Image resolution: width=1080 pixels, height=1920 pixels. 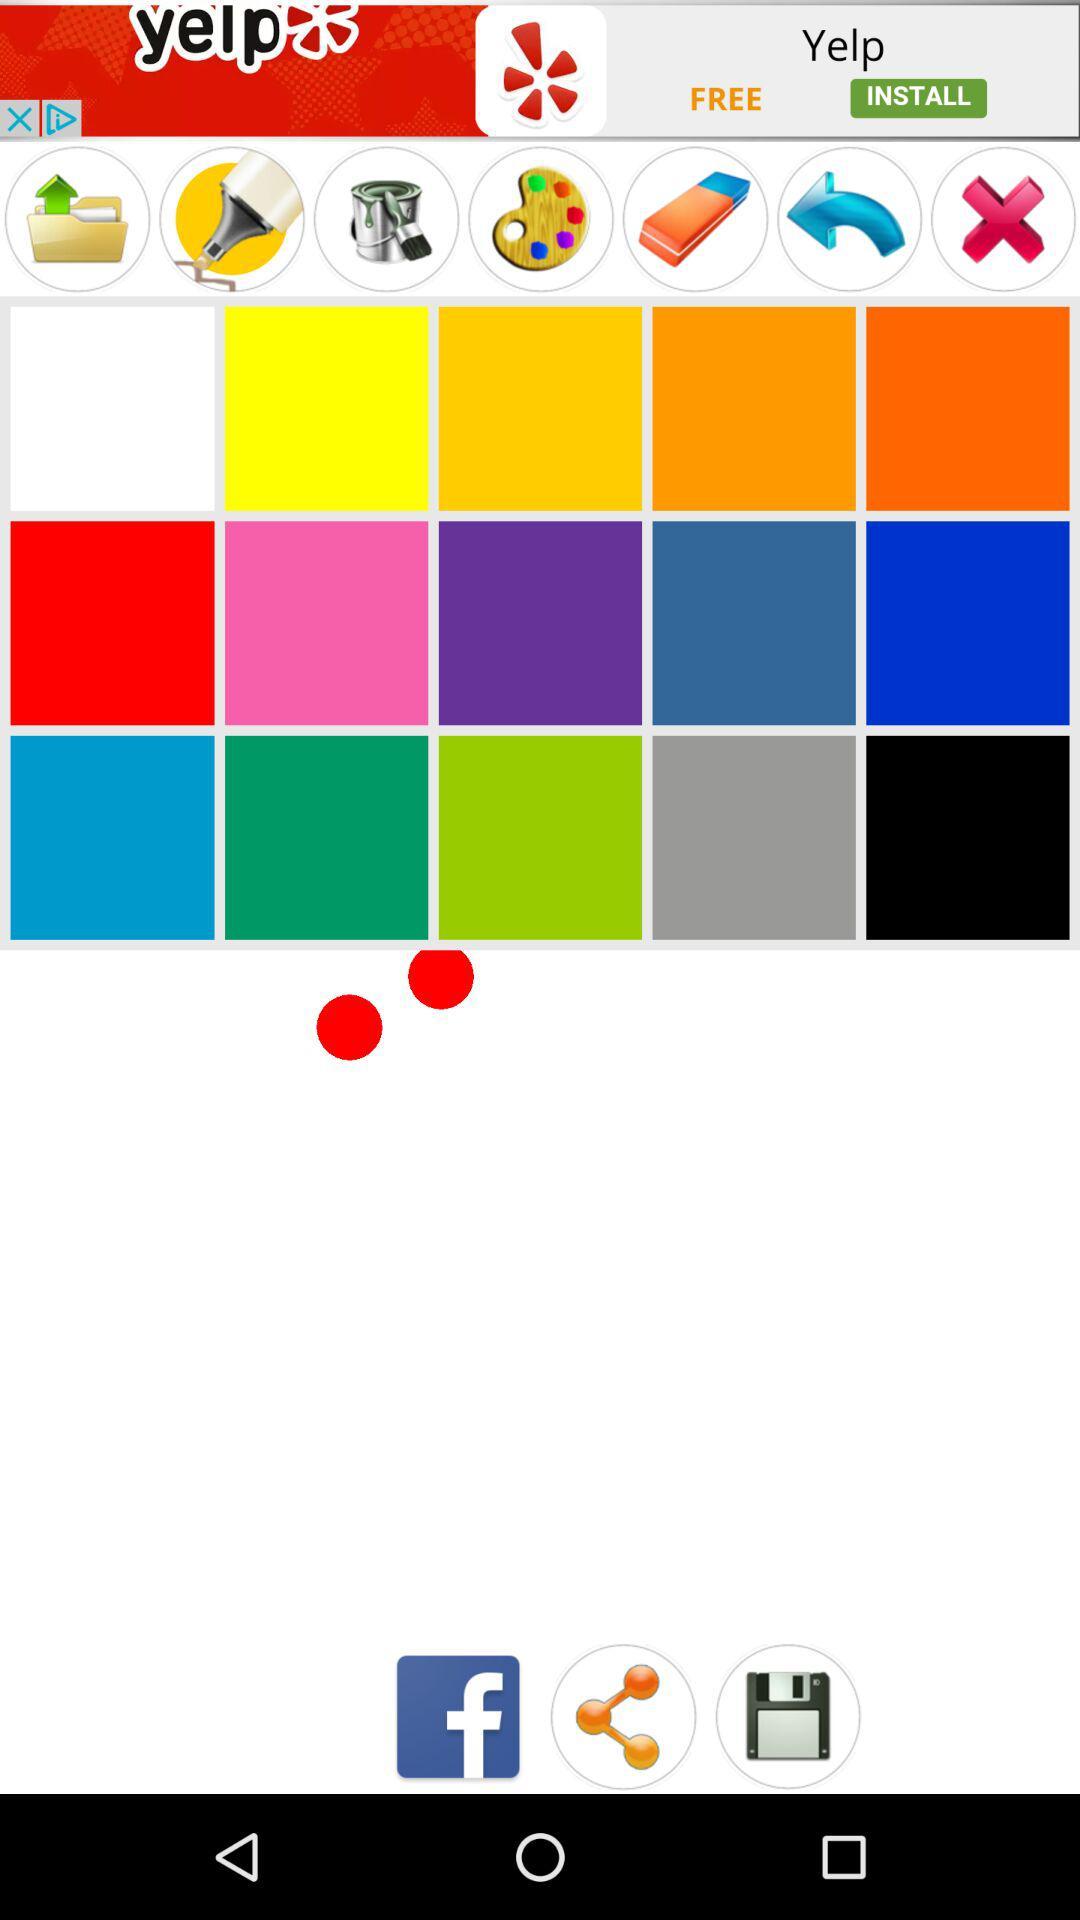 What do you see at coordinates (849, 234) in the screenshot?
I see `the undo icon` at bounding box center [849, 234].